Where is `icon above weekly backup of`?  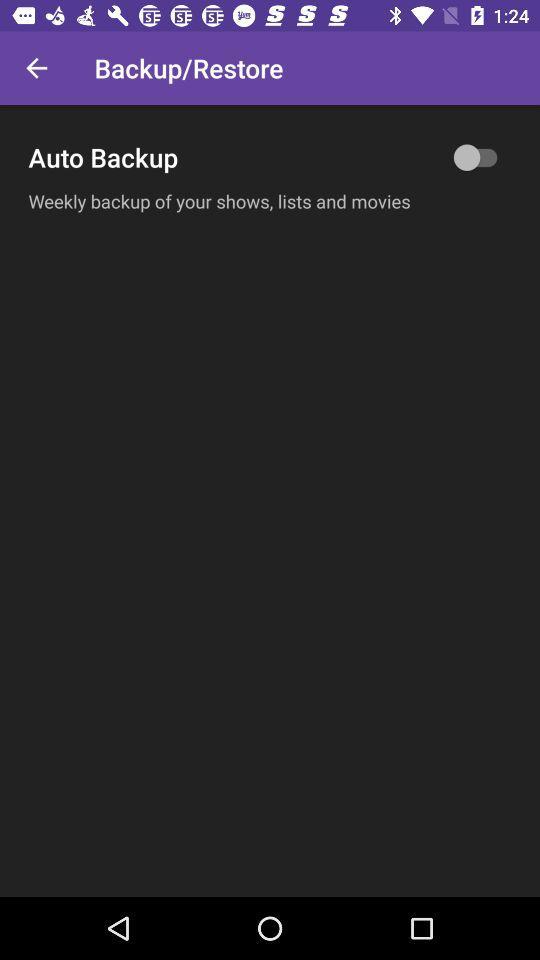
icon above weekly backup of is located at coordinates (270, 156).